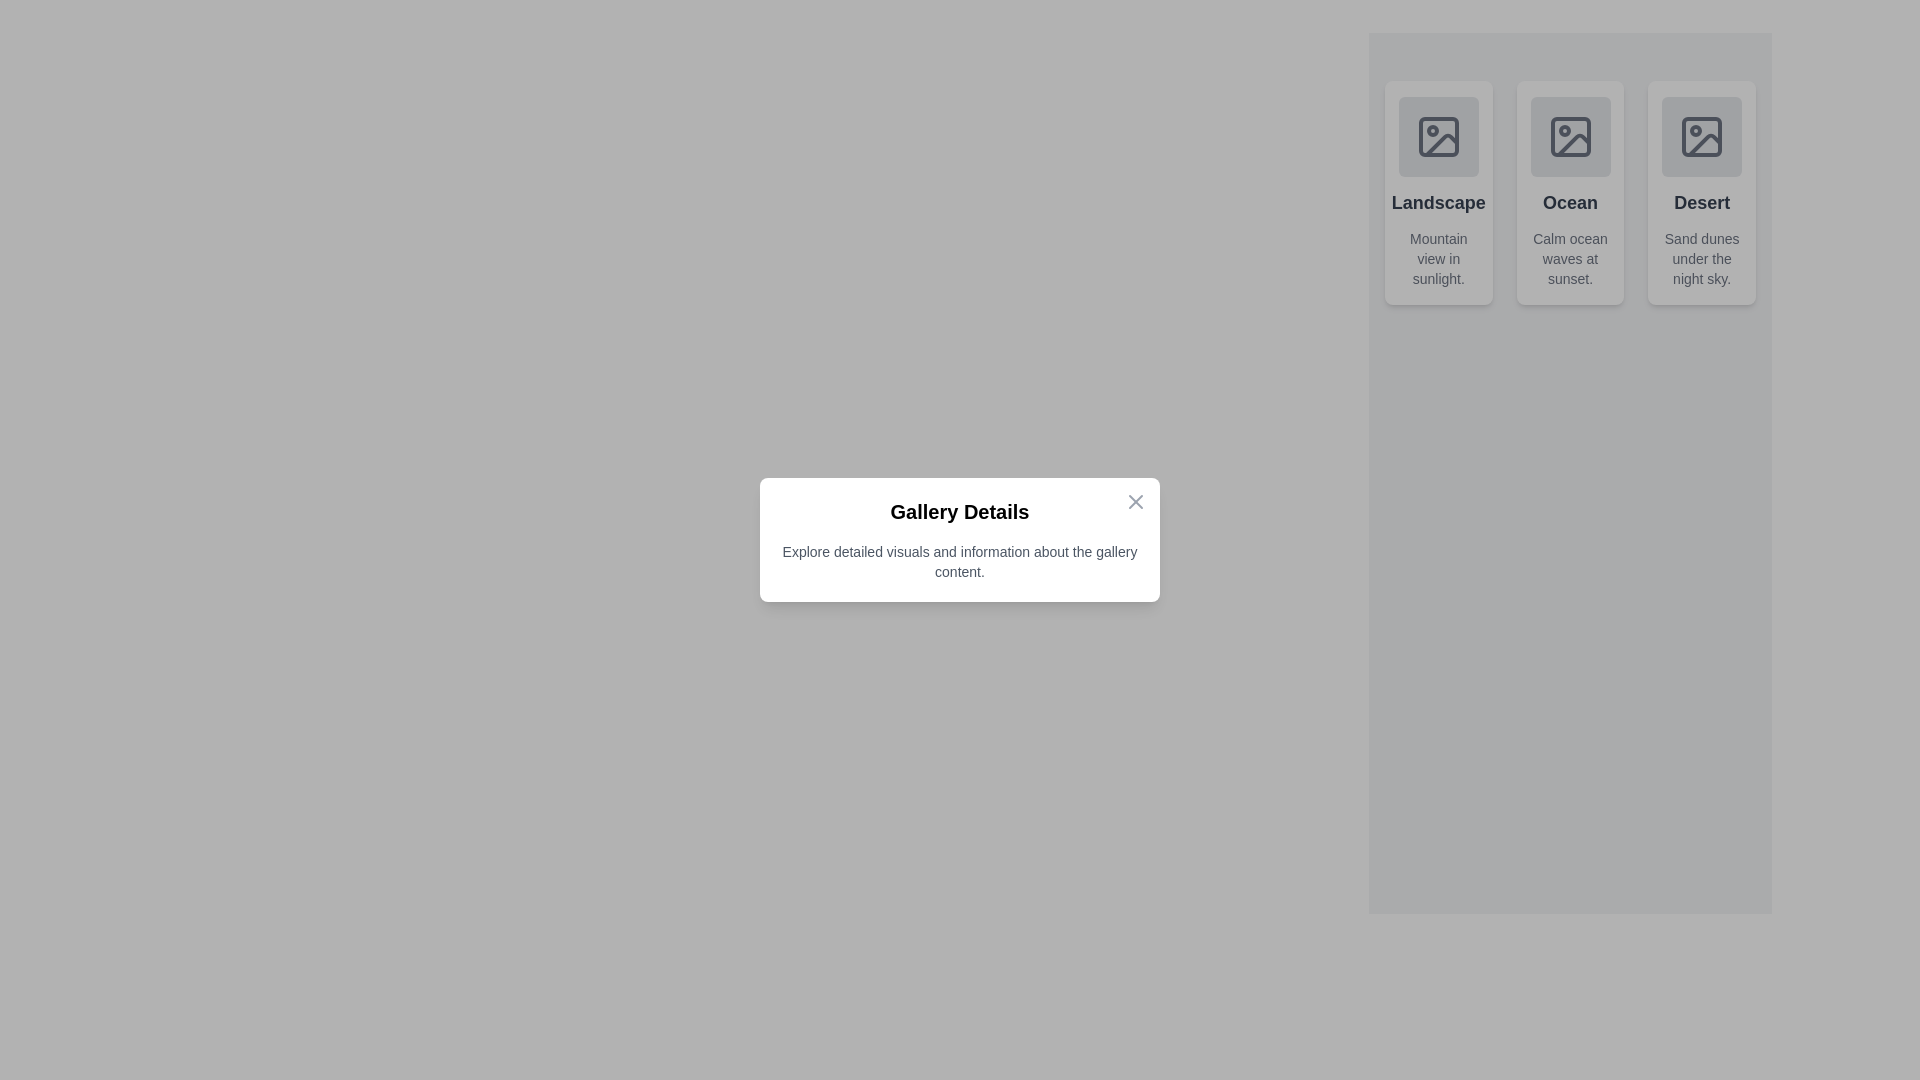  I want to click on the gray vector icon resembling an image placeholder with a small circle and mountain, located at the top-center of the 'Ocean' card, so click(1569, 136).